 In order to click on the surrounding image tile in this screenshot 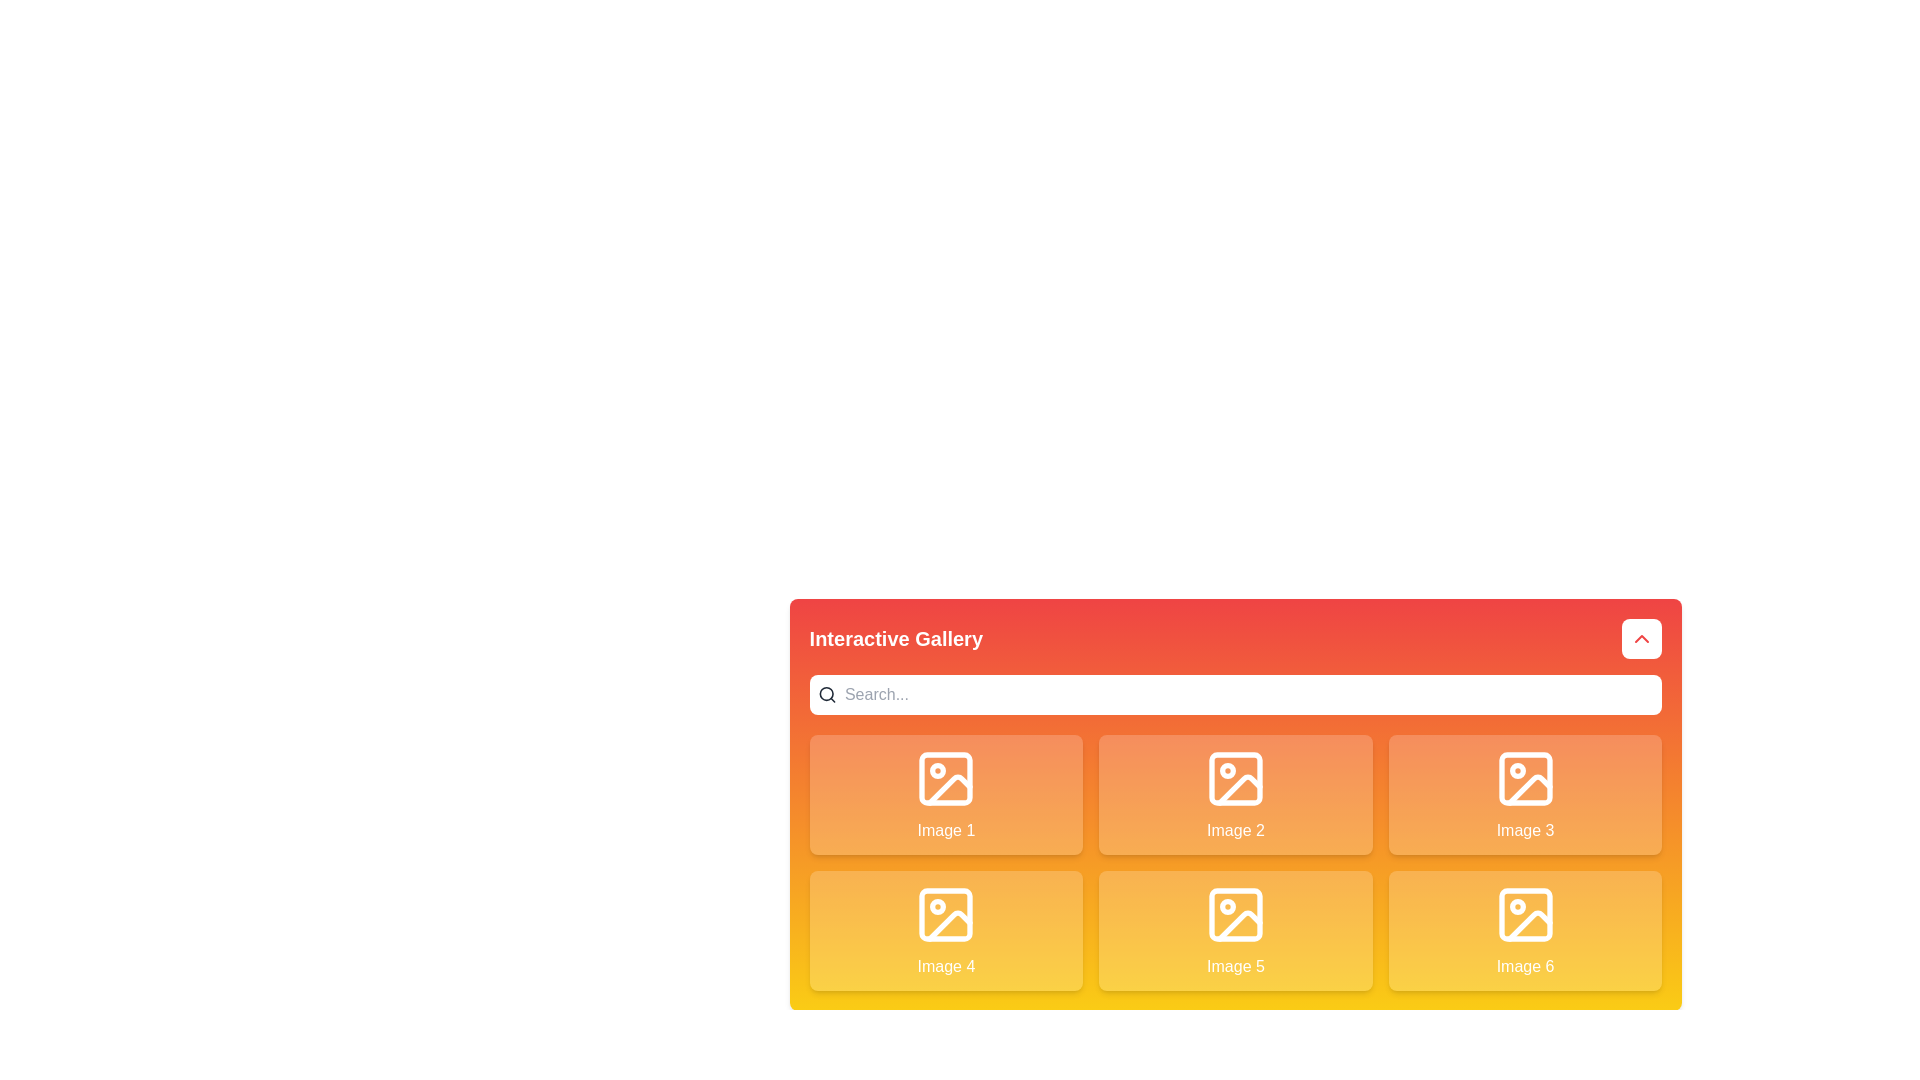, I will do `click(1524, 914)`.